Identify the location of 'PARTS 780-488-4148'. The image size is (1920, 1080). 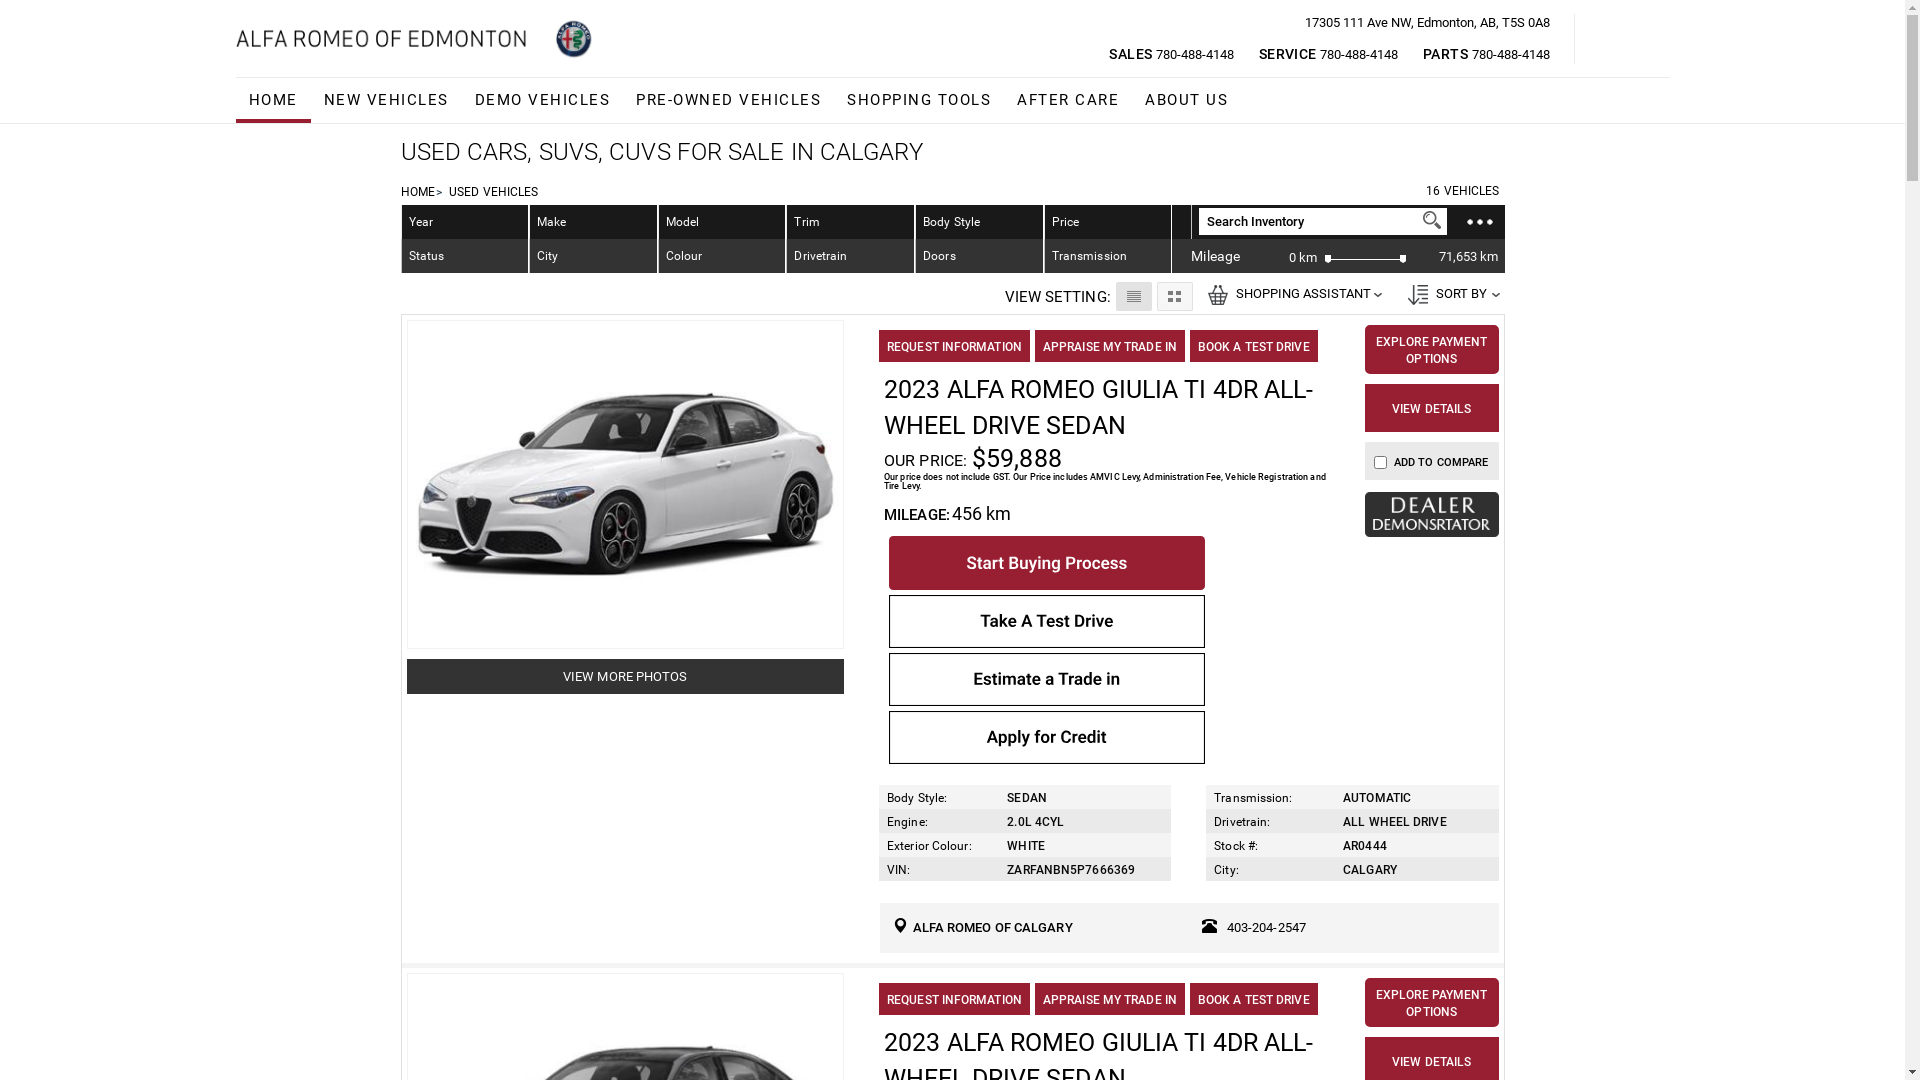
(1486, 53).